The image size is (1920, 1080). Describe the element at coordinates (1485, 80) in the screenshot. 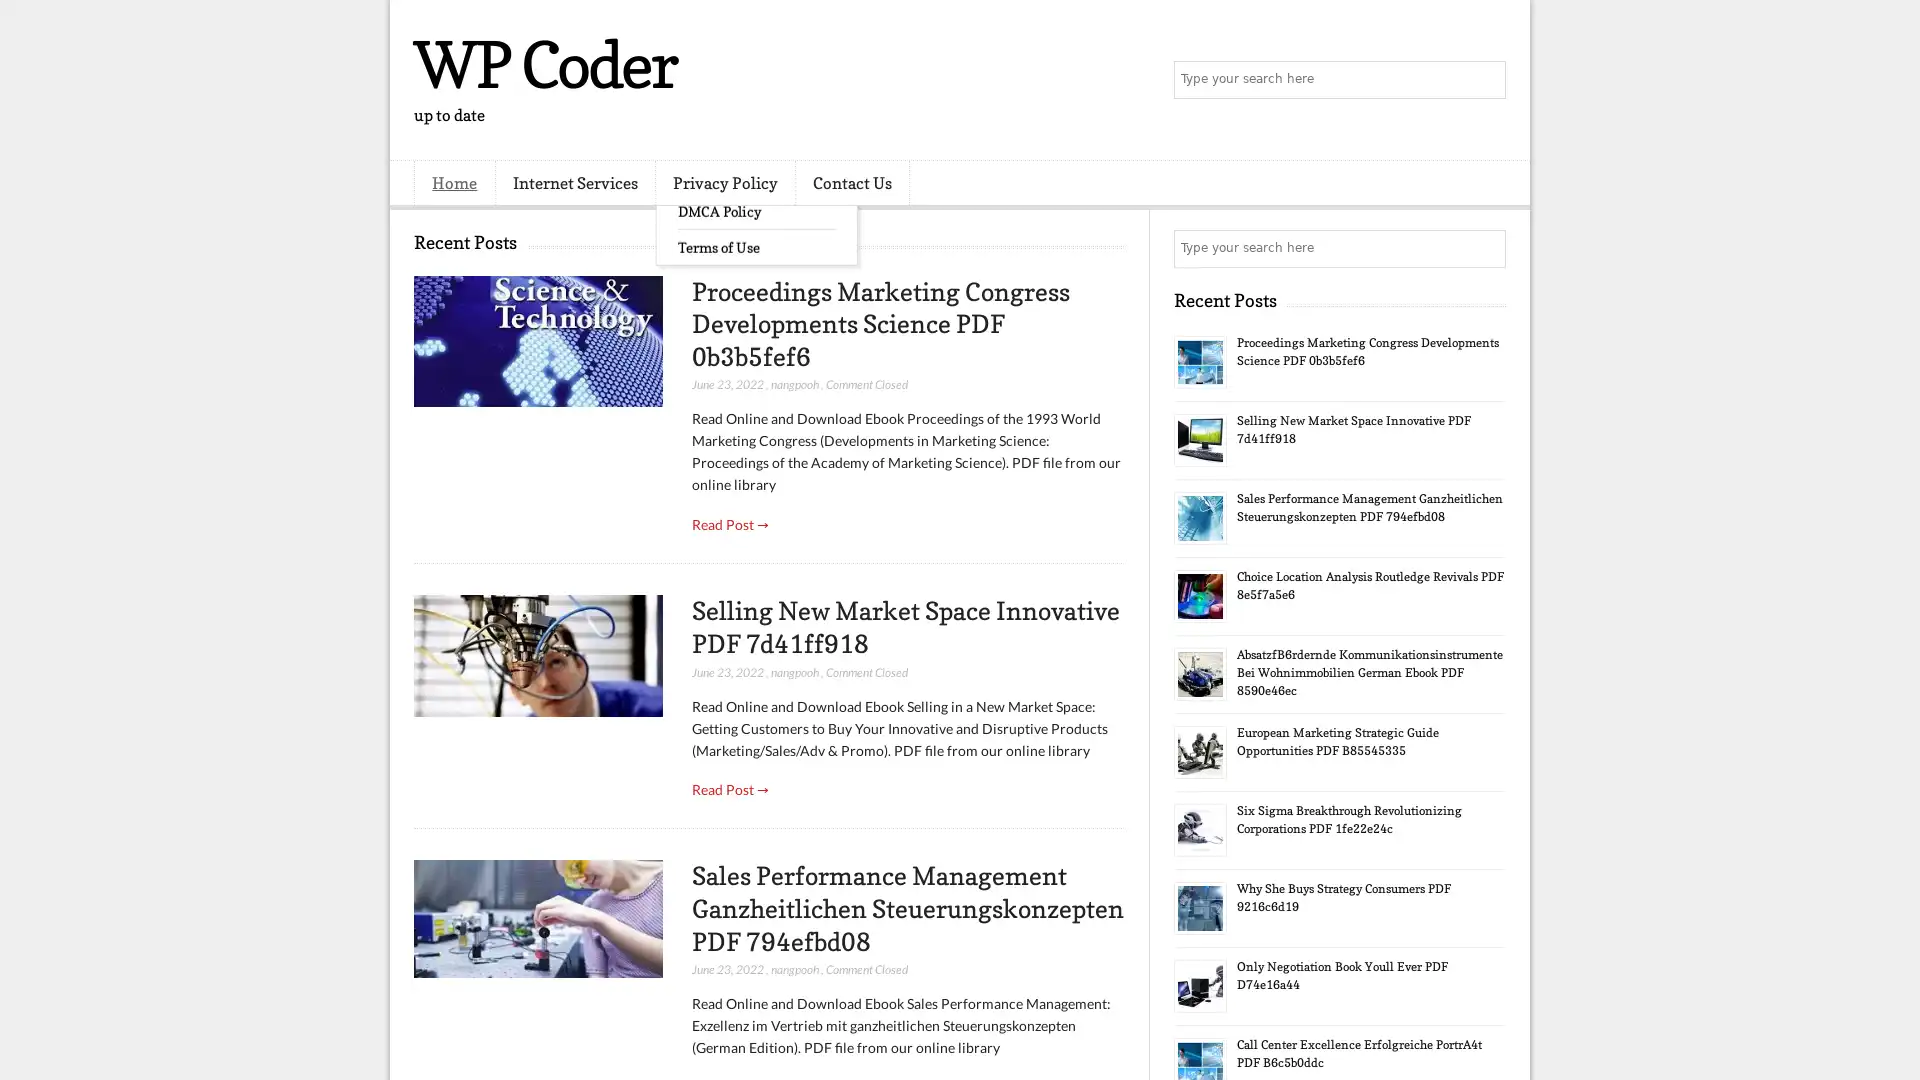

I see `Search` at that location.